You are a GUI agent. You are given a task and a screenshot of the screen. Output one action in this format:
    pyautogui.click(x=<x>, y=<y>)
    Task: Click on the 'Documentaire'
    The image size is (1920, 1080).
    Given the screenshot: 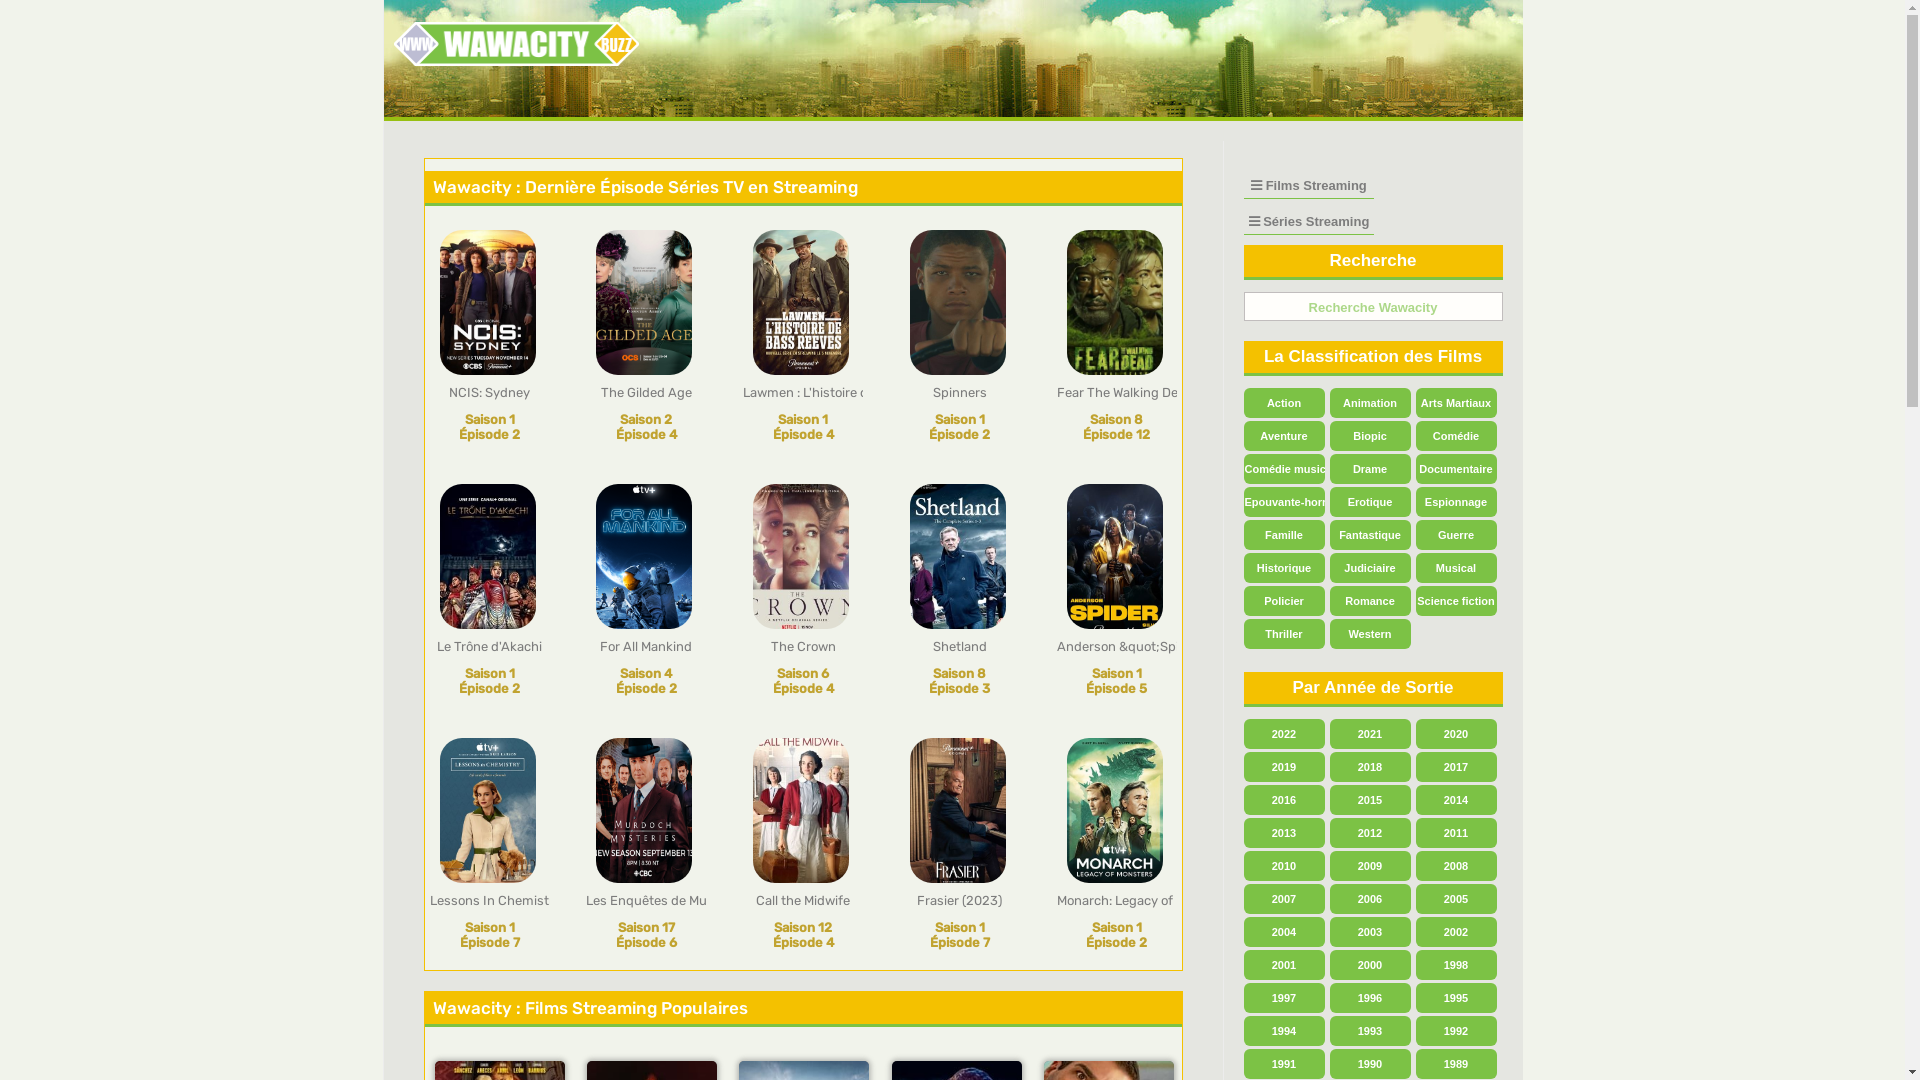 What is the action you would take?
    pyautogui.click(x=1456, y=469)
    